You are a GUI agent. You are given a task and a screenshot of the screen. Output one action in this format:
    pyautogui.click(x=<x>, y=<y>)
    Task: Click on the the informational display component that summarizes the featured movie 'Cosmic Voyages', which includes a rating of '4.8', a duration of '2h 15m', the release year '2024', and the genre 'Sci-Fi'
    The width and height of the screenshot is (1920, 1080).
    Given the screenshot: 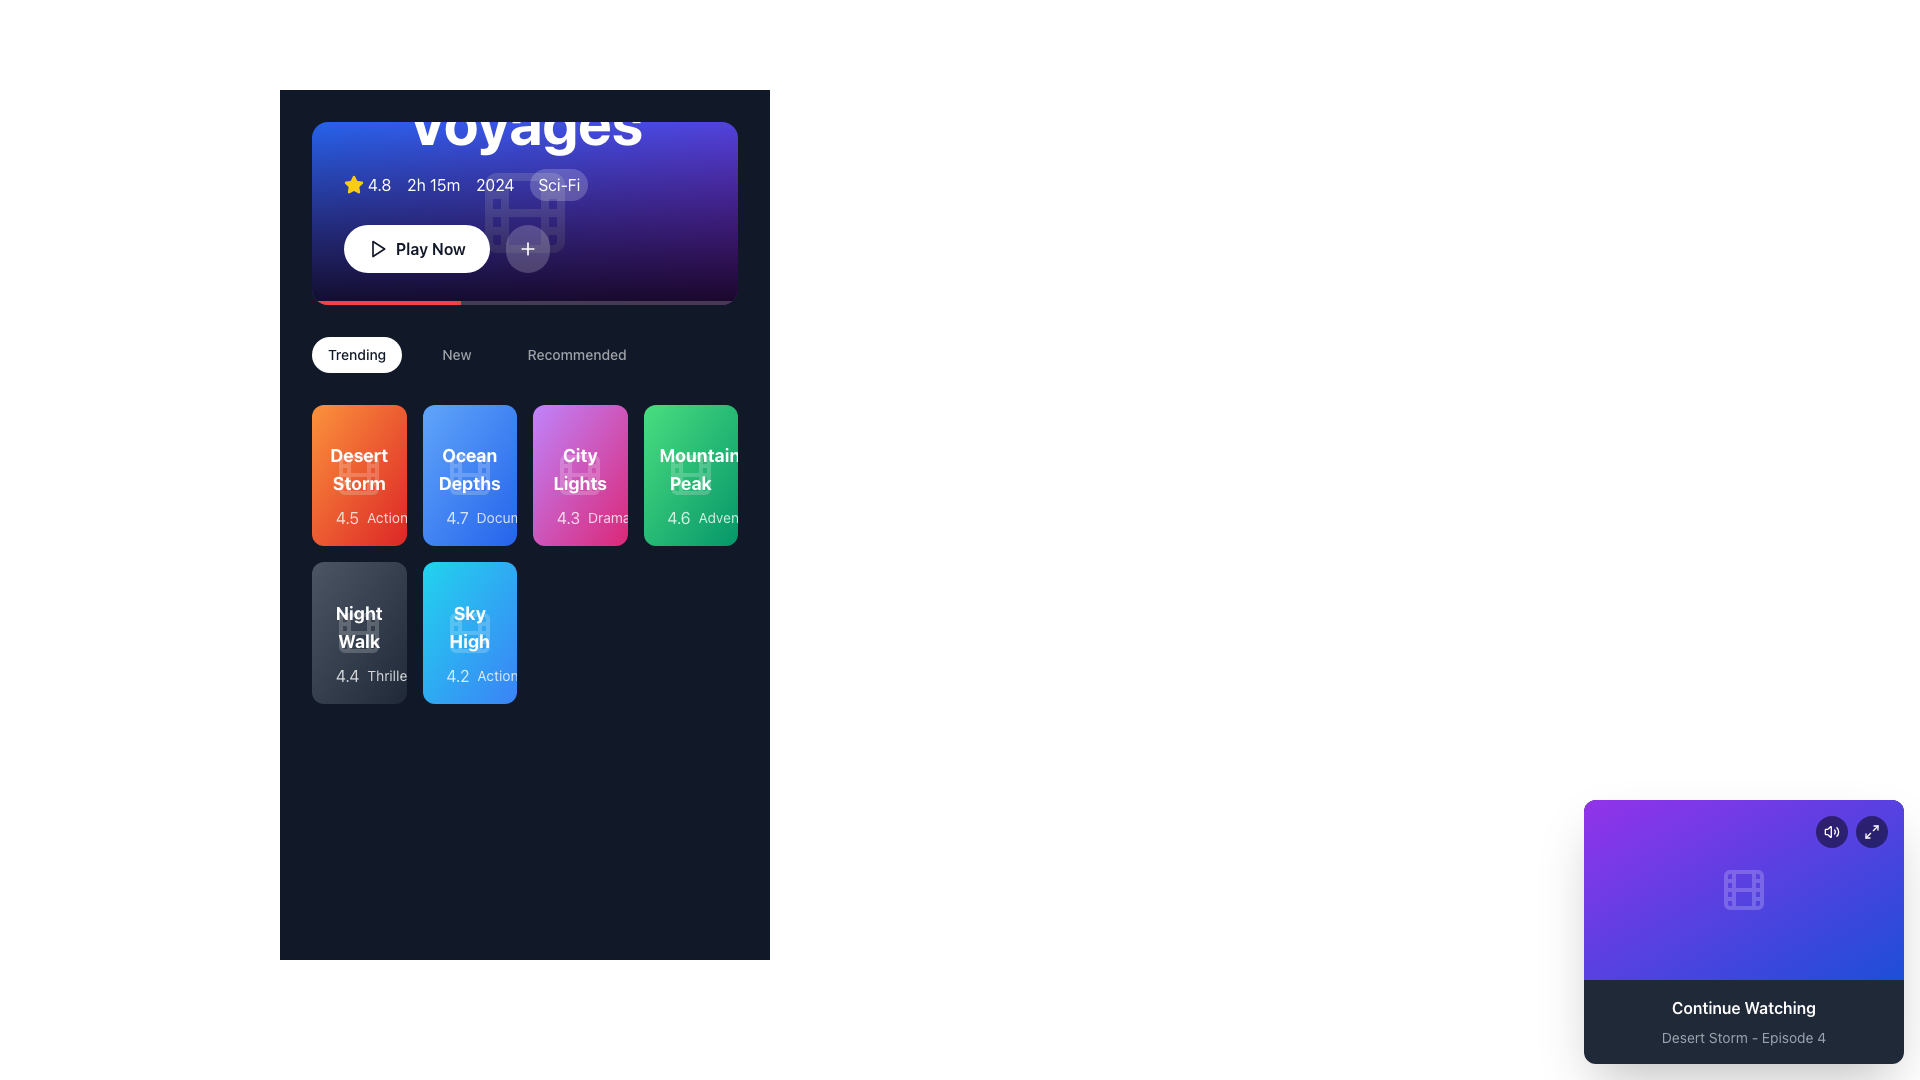 What is the action you would take?
    pyautogui.click(x=524, y=184)
    